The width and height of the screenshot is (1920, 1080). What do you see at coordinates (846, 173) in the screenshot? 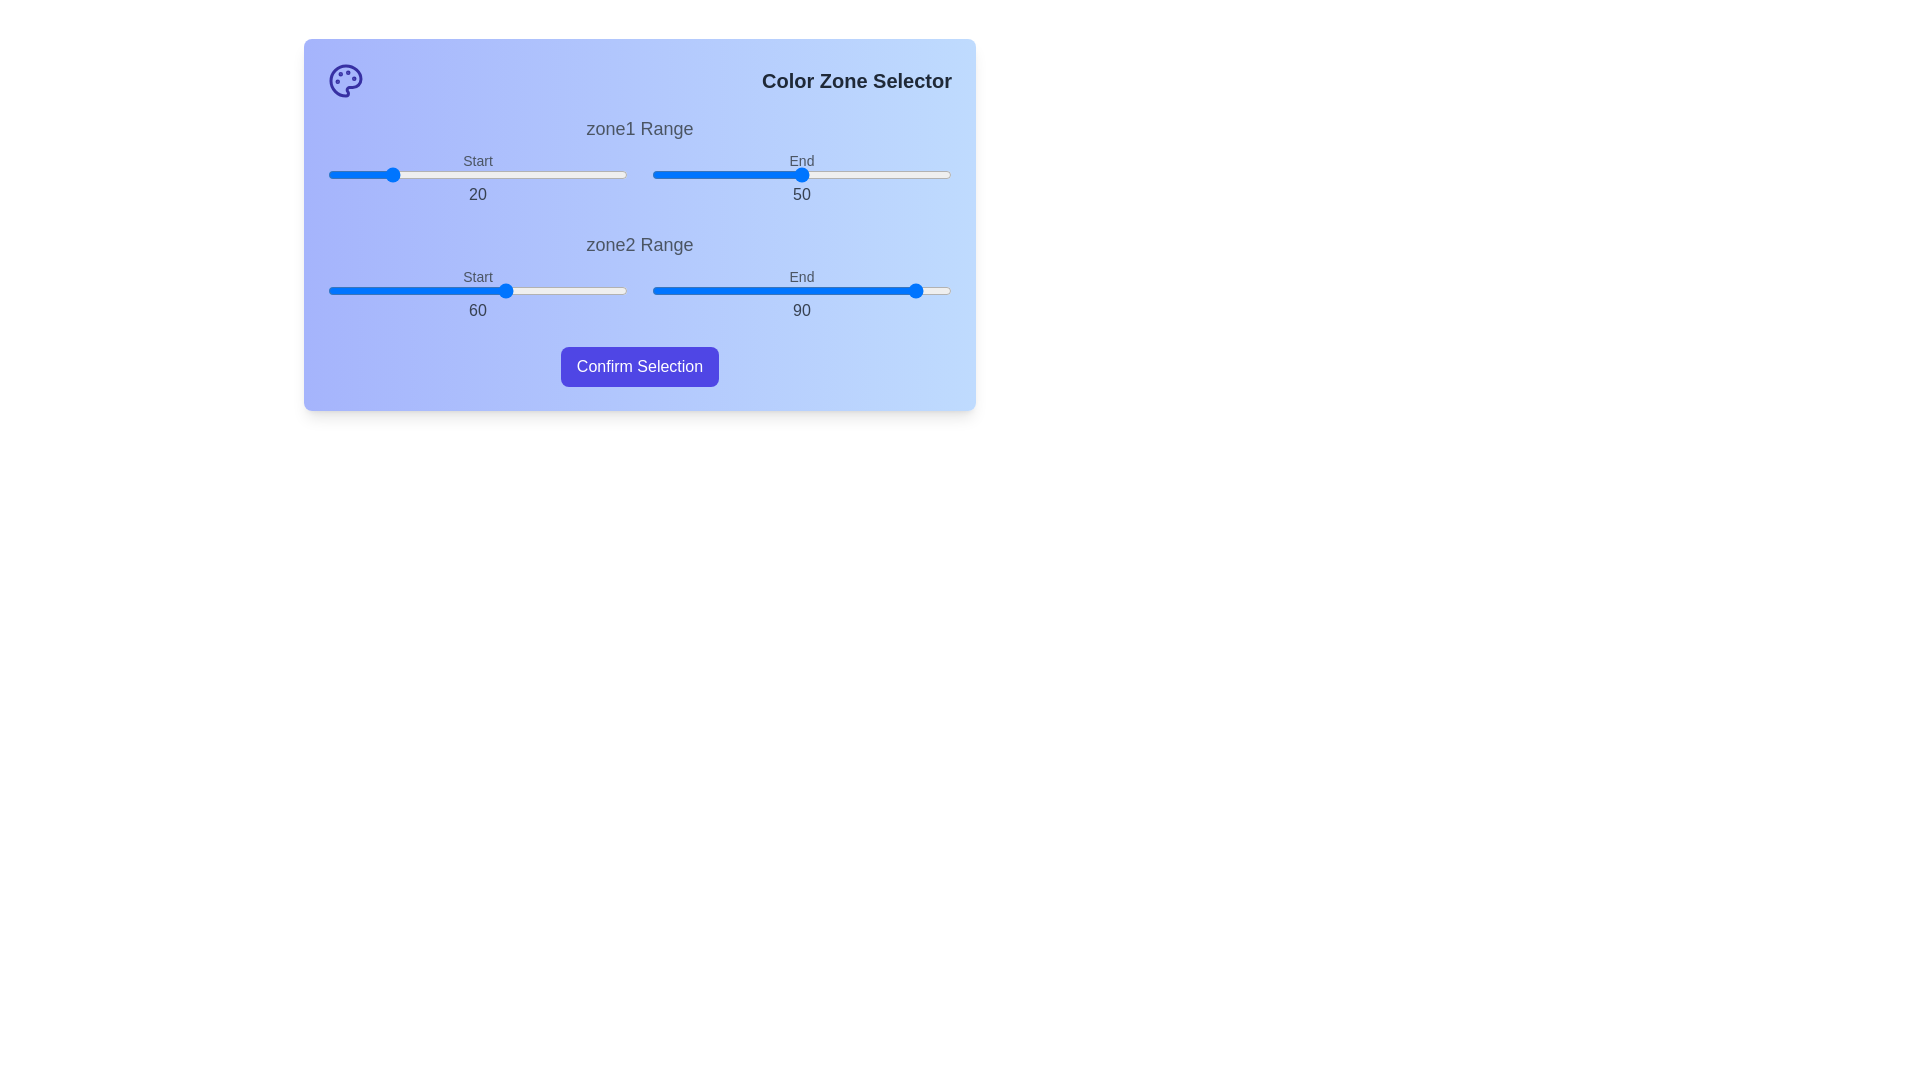
I see `the end range slider for zone1 to 65` at bounding box center [846, 173].